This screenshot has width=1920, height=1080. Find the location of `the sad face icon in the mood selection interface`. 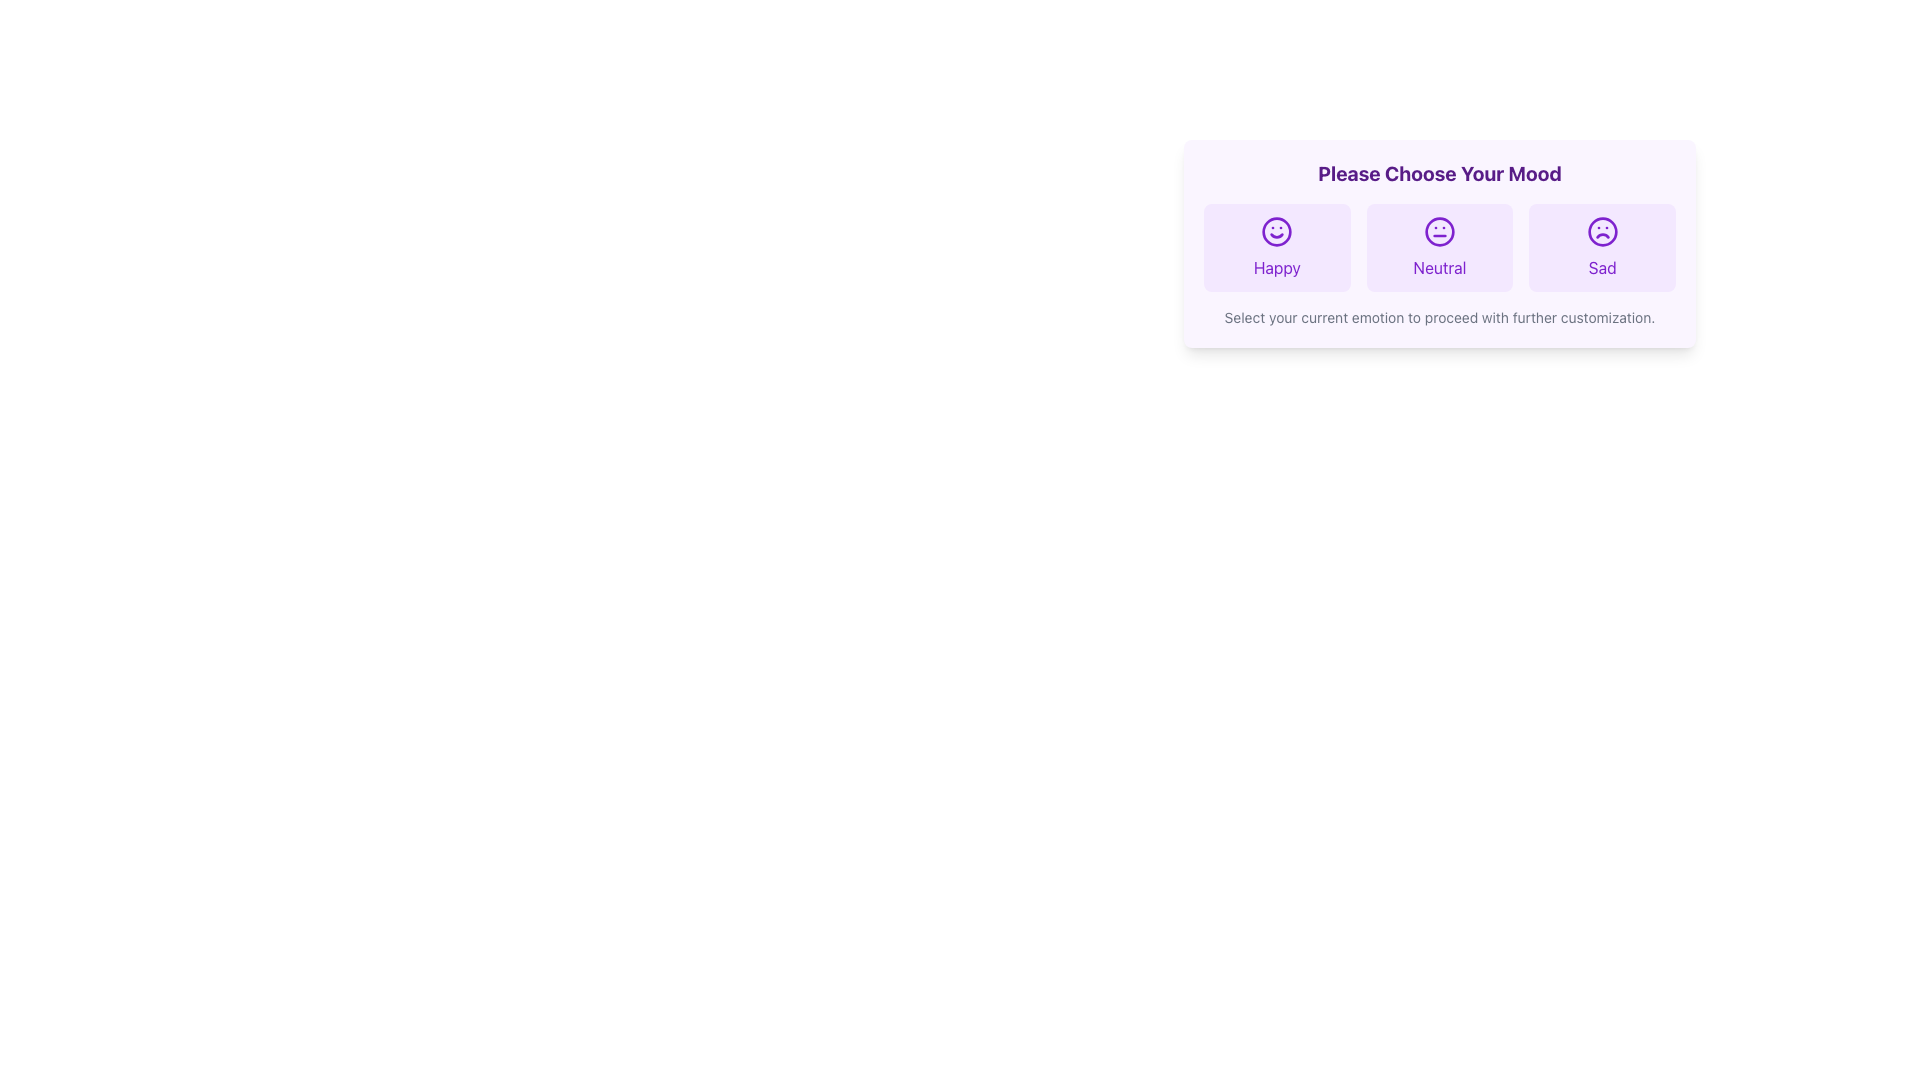

the sad face icon in the mood selection interface is located at coordinates (1602, 230).